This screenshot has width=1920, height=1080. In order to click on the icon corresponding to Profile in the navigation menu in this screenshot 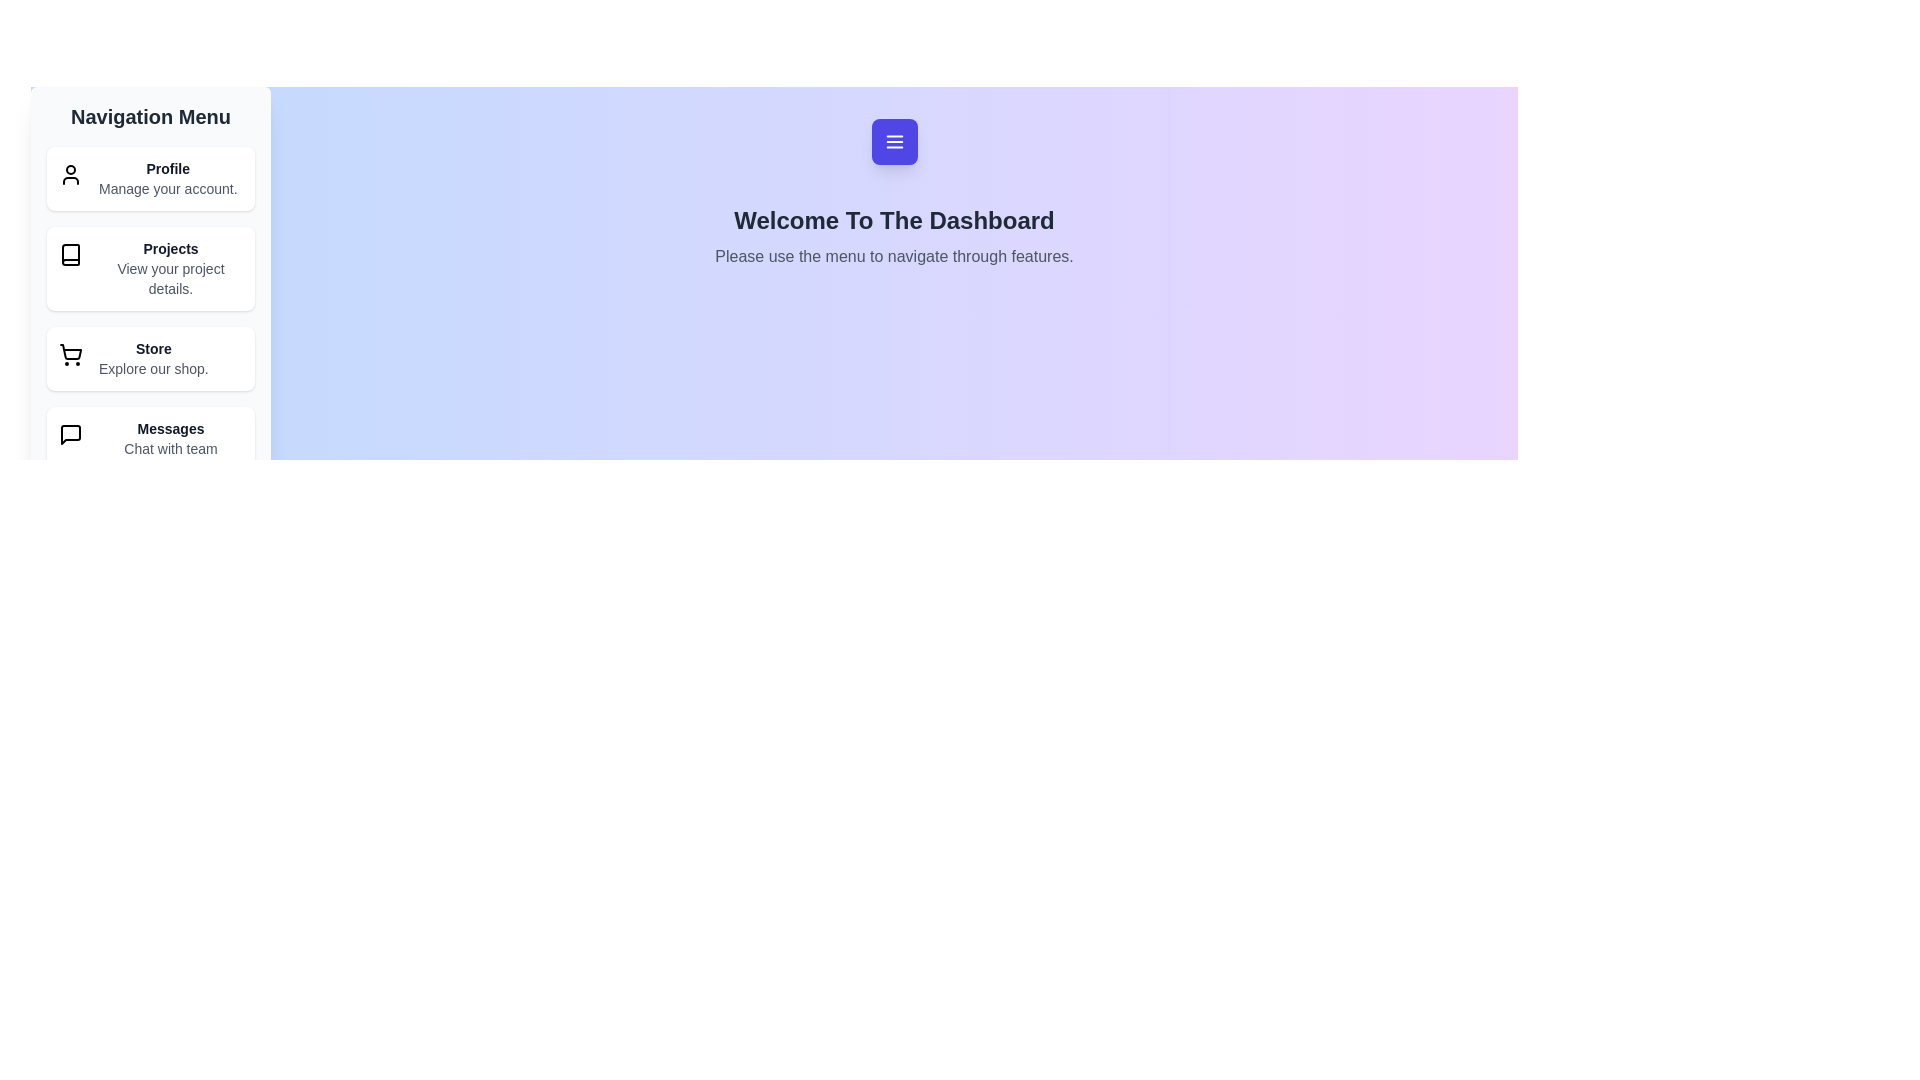, I will do `click(71, 173)`.